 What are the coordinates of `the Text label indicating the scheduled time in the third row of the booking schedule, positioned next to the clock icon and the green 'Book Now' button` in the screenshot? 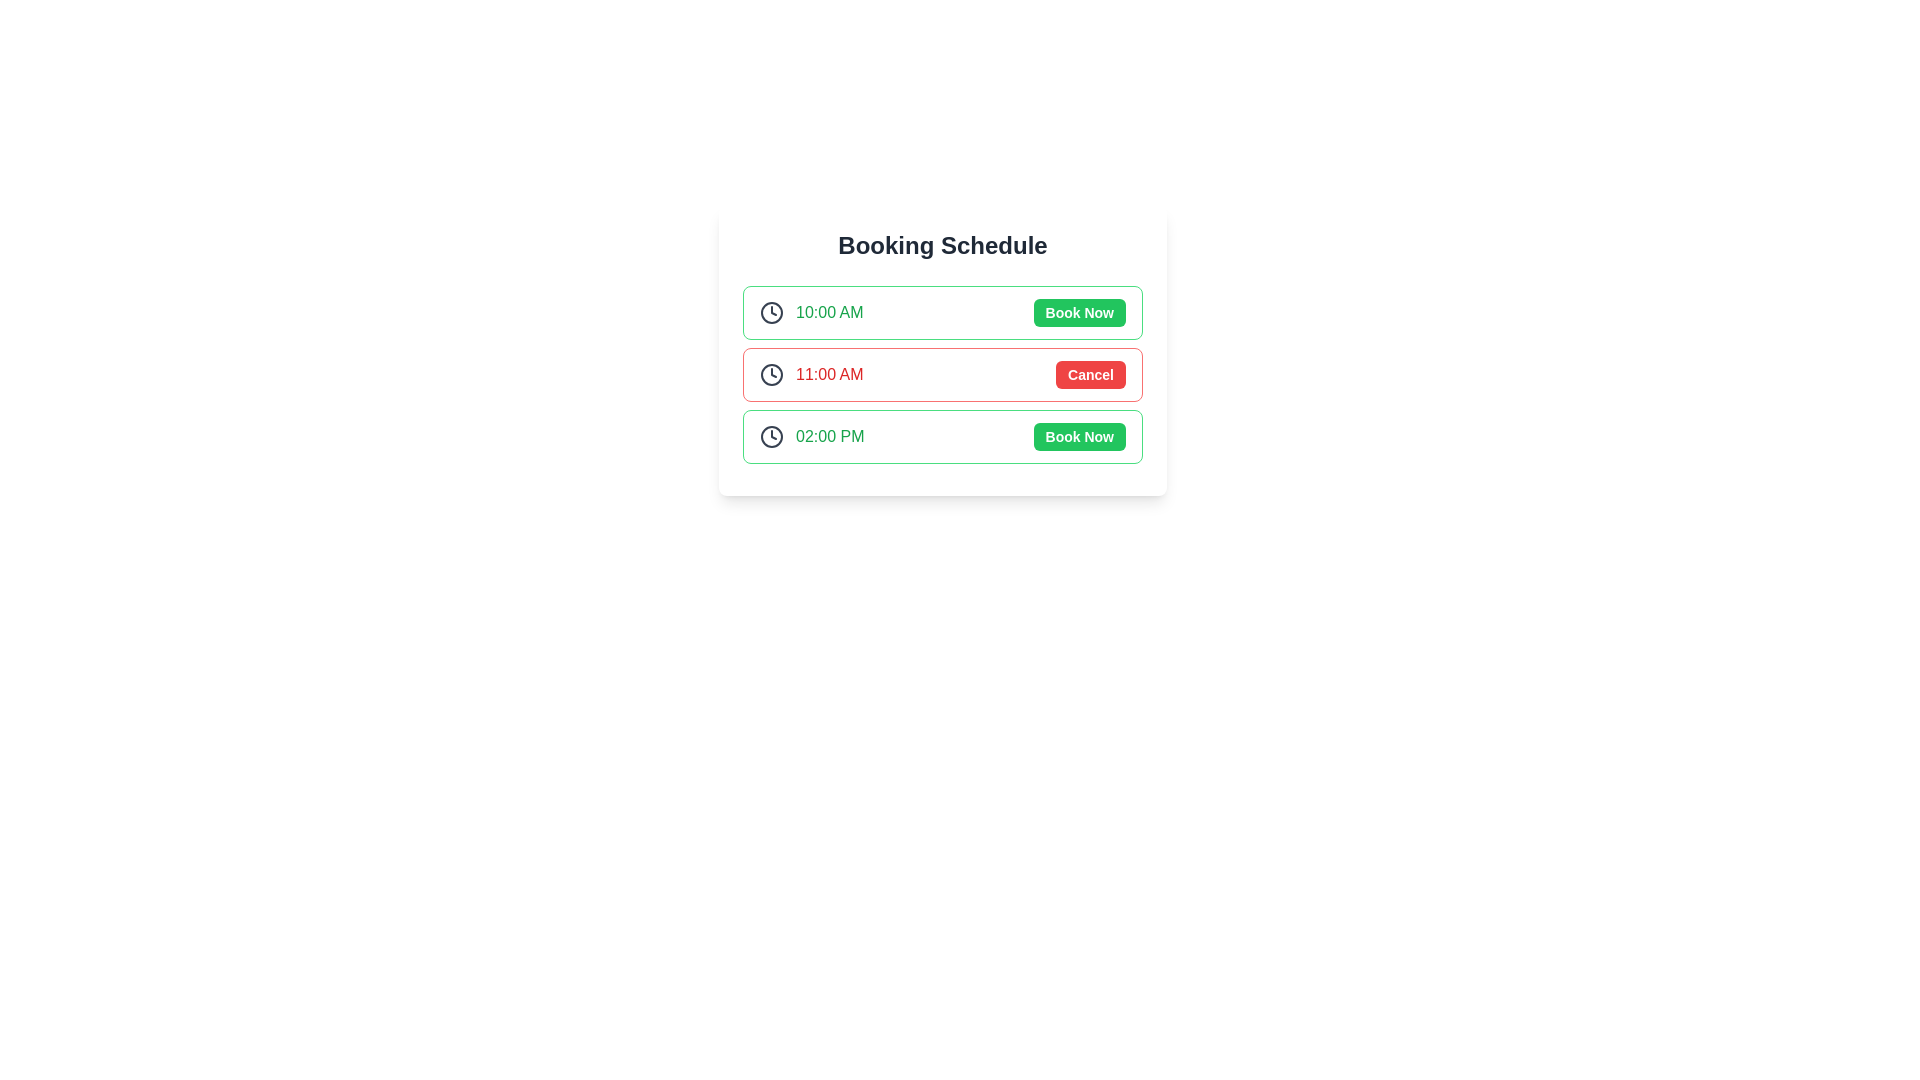 It's located at (830, 435).